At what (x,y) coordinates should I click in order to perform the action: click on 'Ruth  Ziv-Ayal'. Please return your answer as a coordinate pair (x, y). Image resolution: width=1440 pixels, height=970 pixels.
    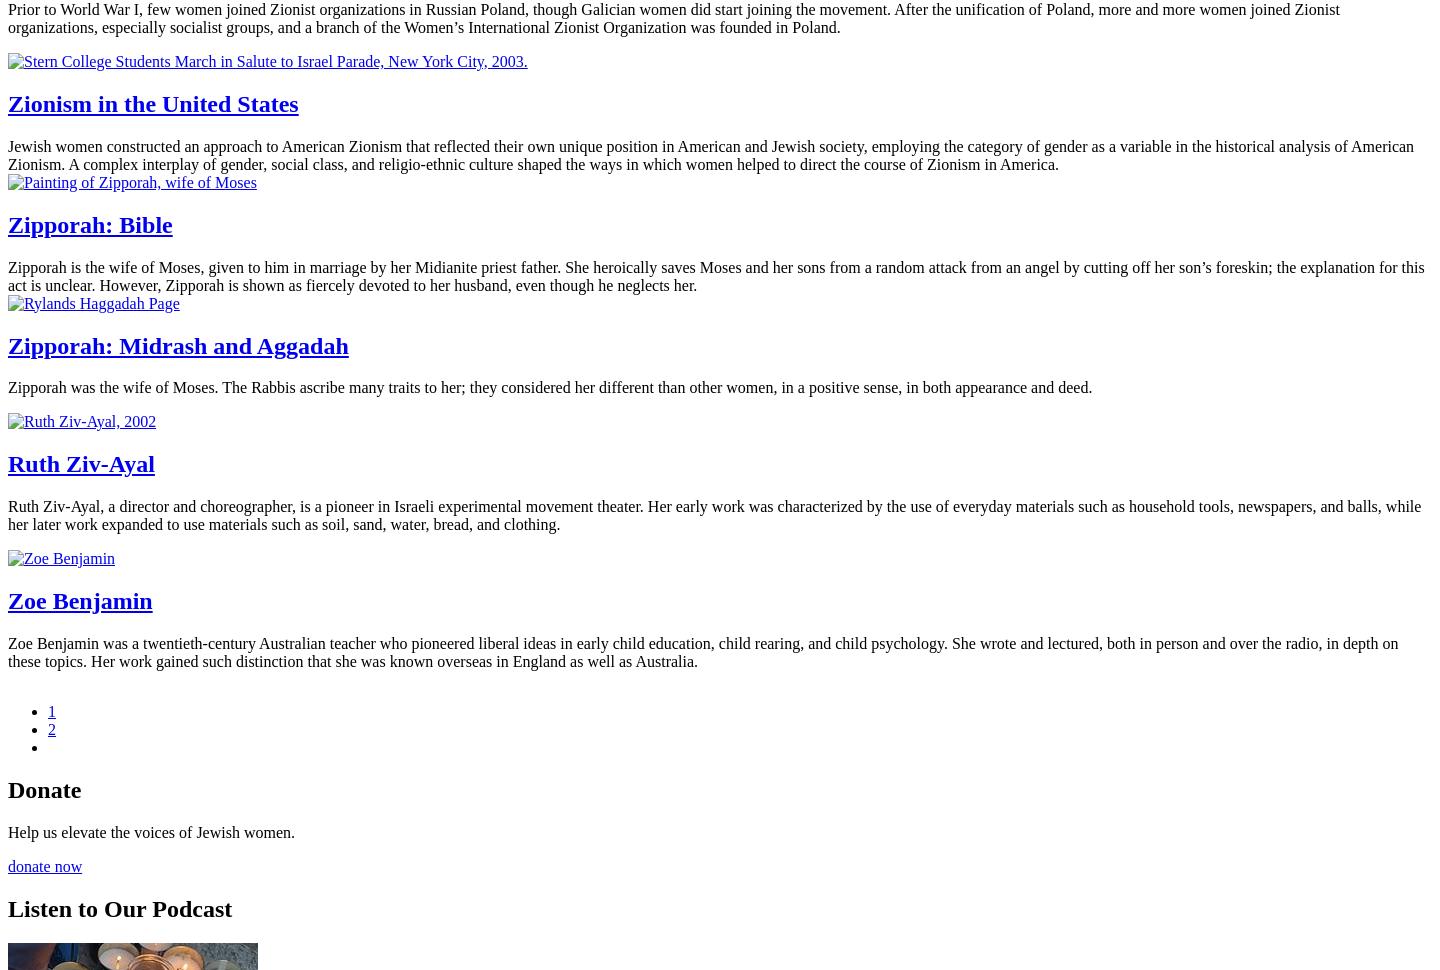
    Looking at the image, I should click on (7, 463).